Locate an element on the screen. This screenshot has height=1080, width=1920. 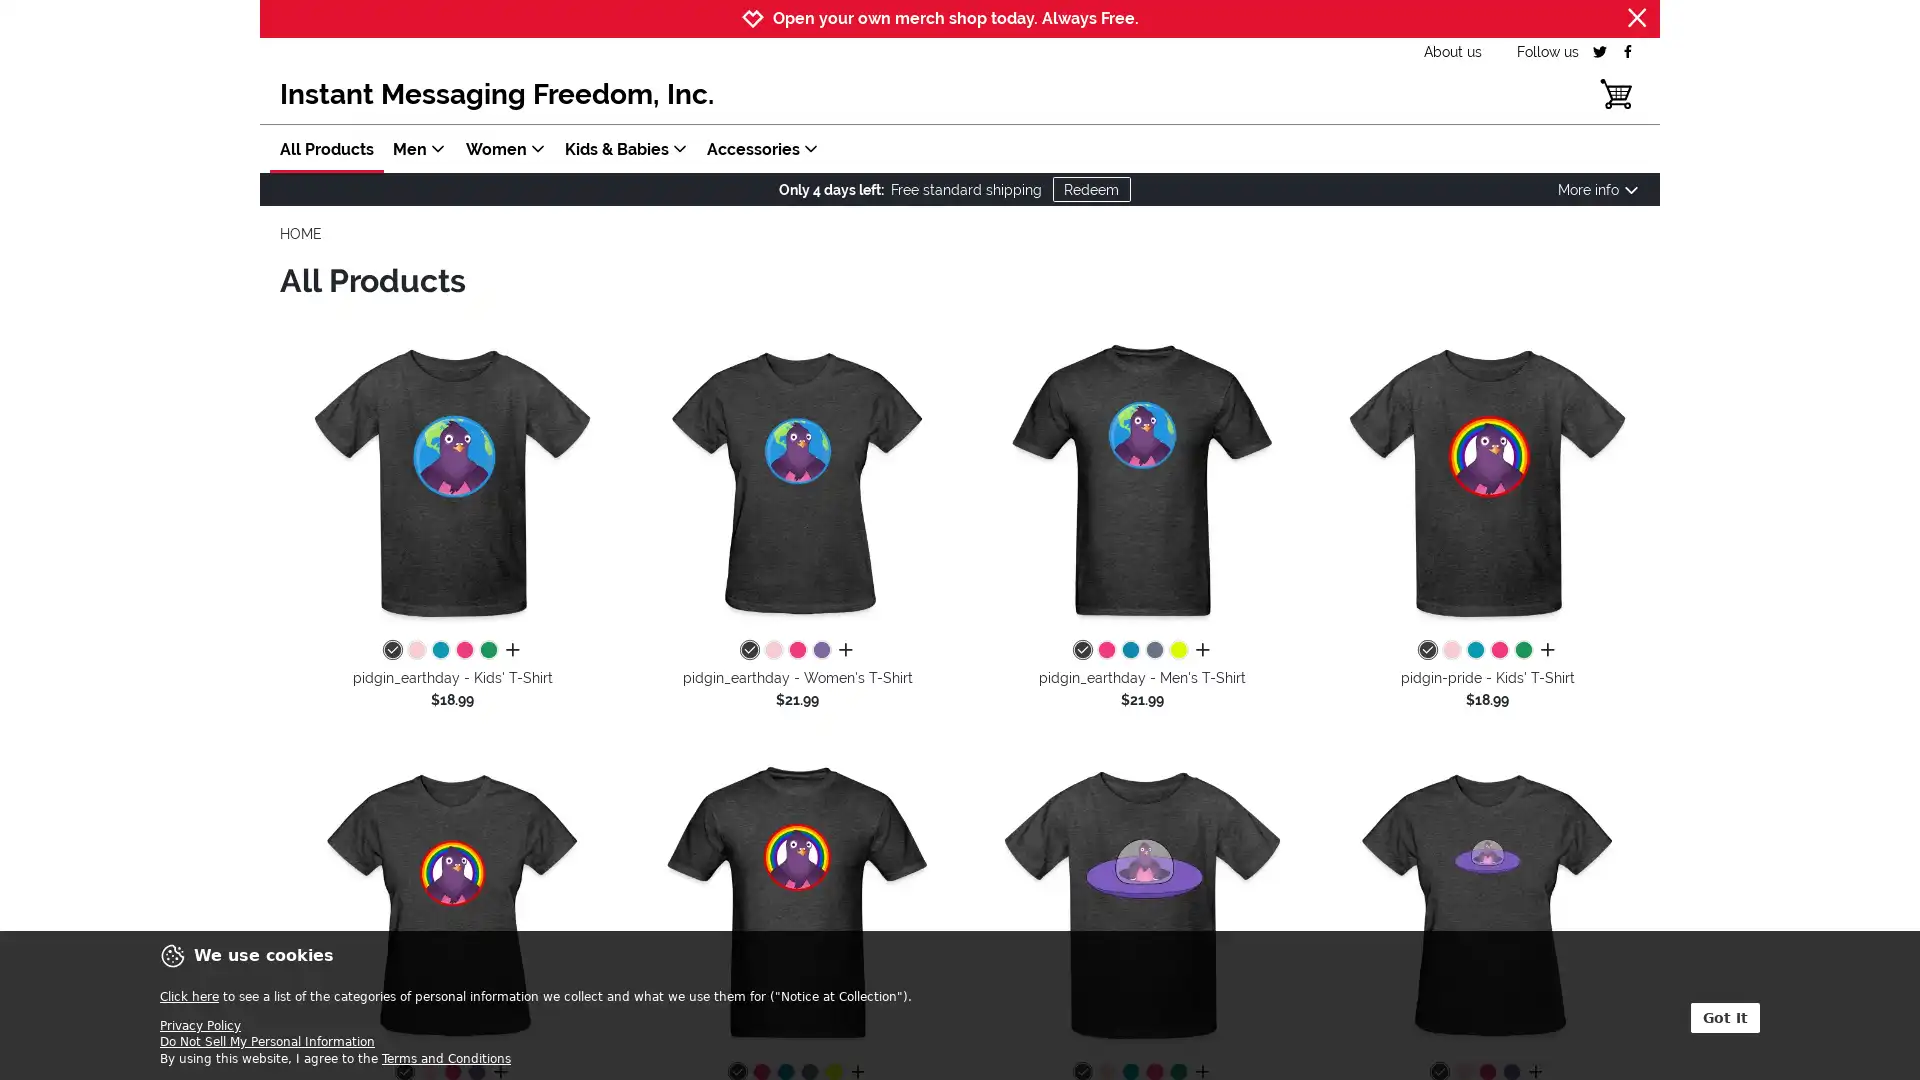
Pidgin UFO - Women's T-Shirt is located at coordinates (1487, 904).